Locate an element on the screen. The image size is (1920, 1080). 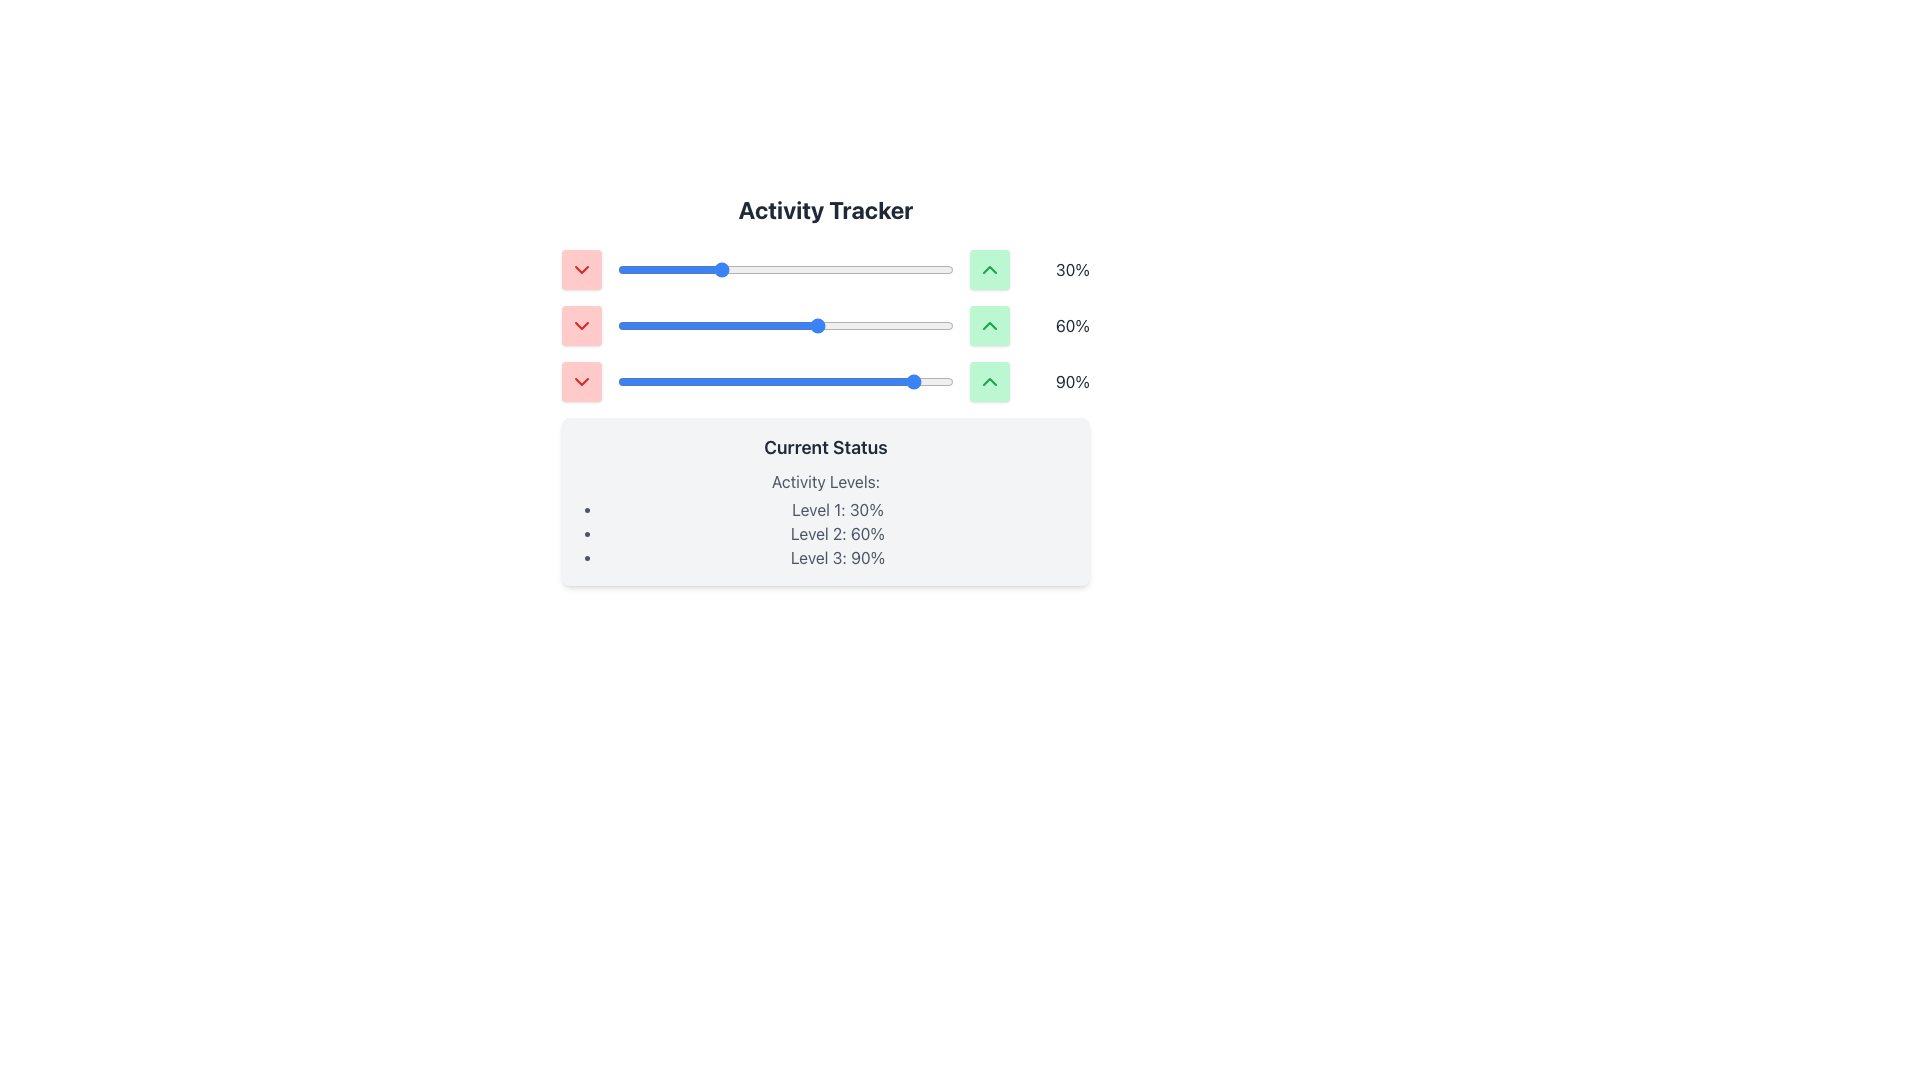
the slider is located at coordinates (644, 381).